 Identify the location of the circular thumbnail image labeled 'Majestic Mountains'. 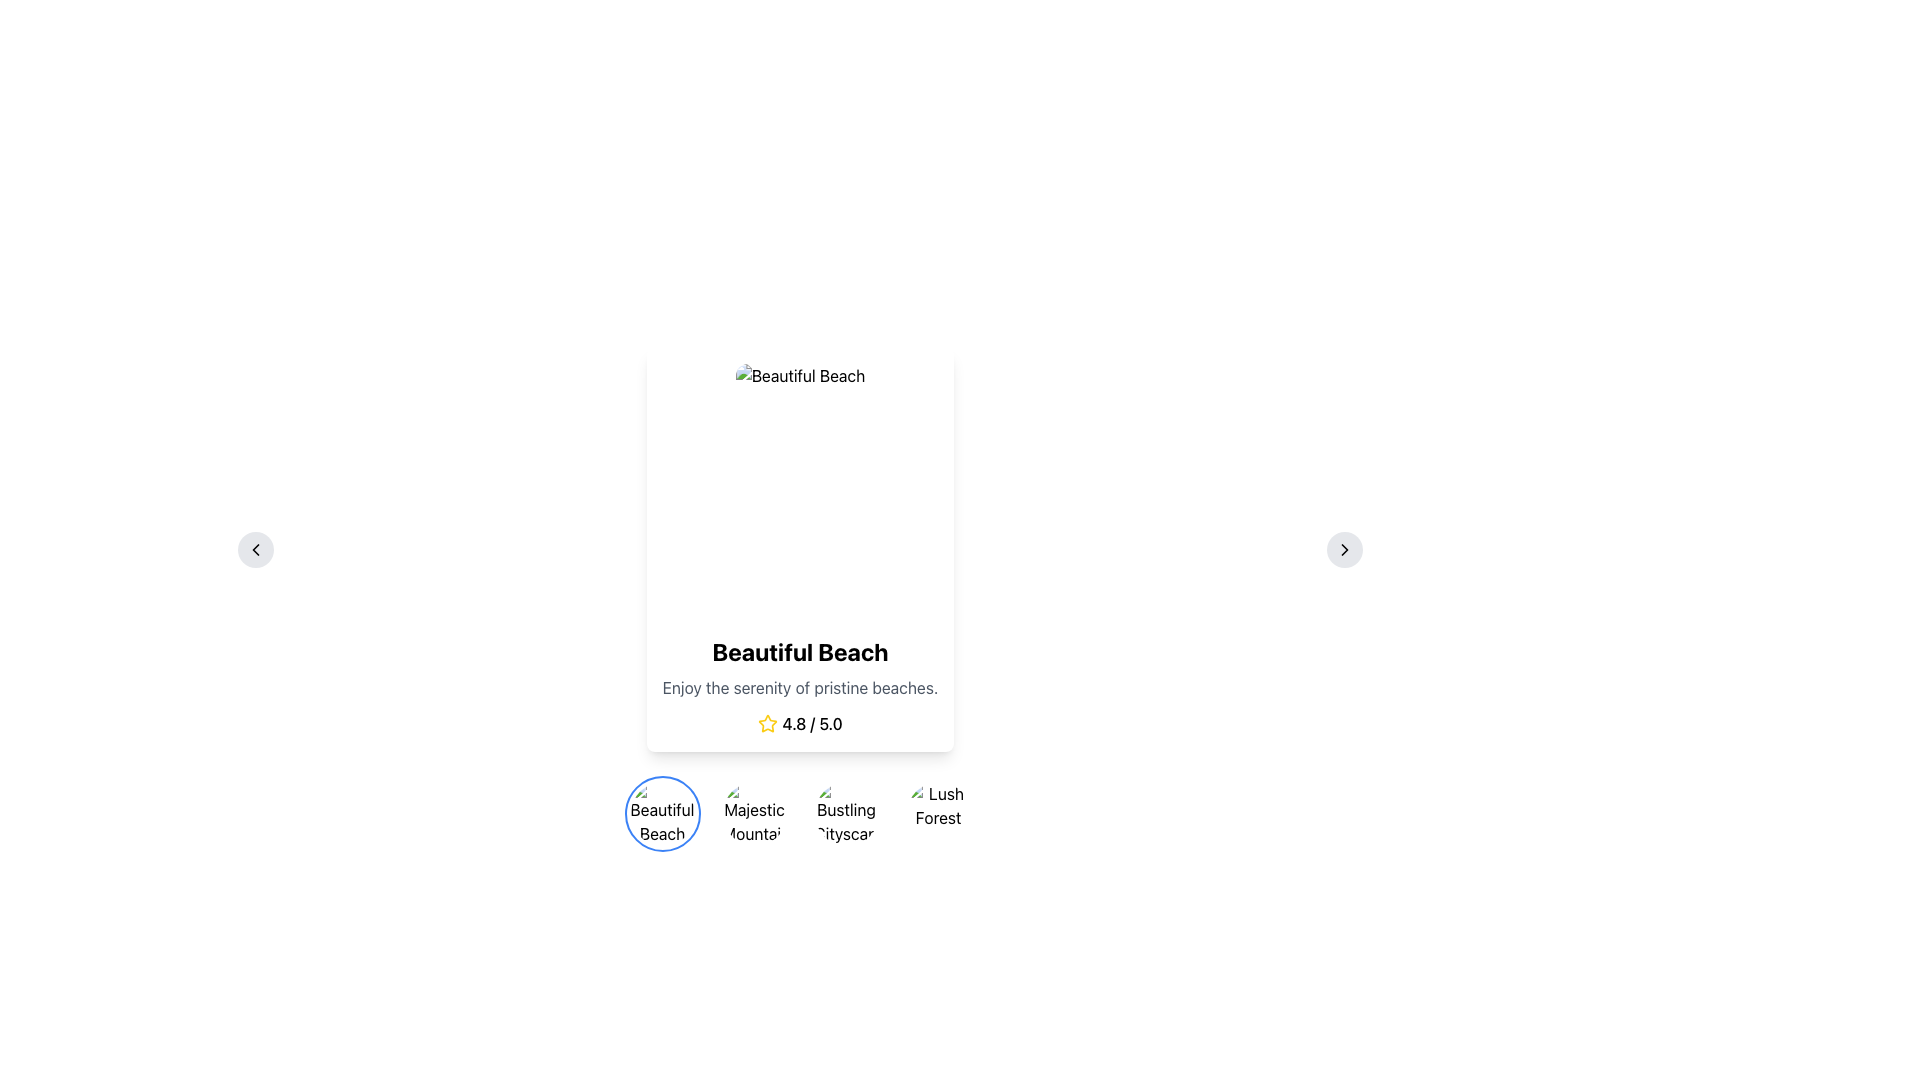
(753, 813).